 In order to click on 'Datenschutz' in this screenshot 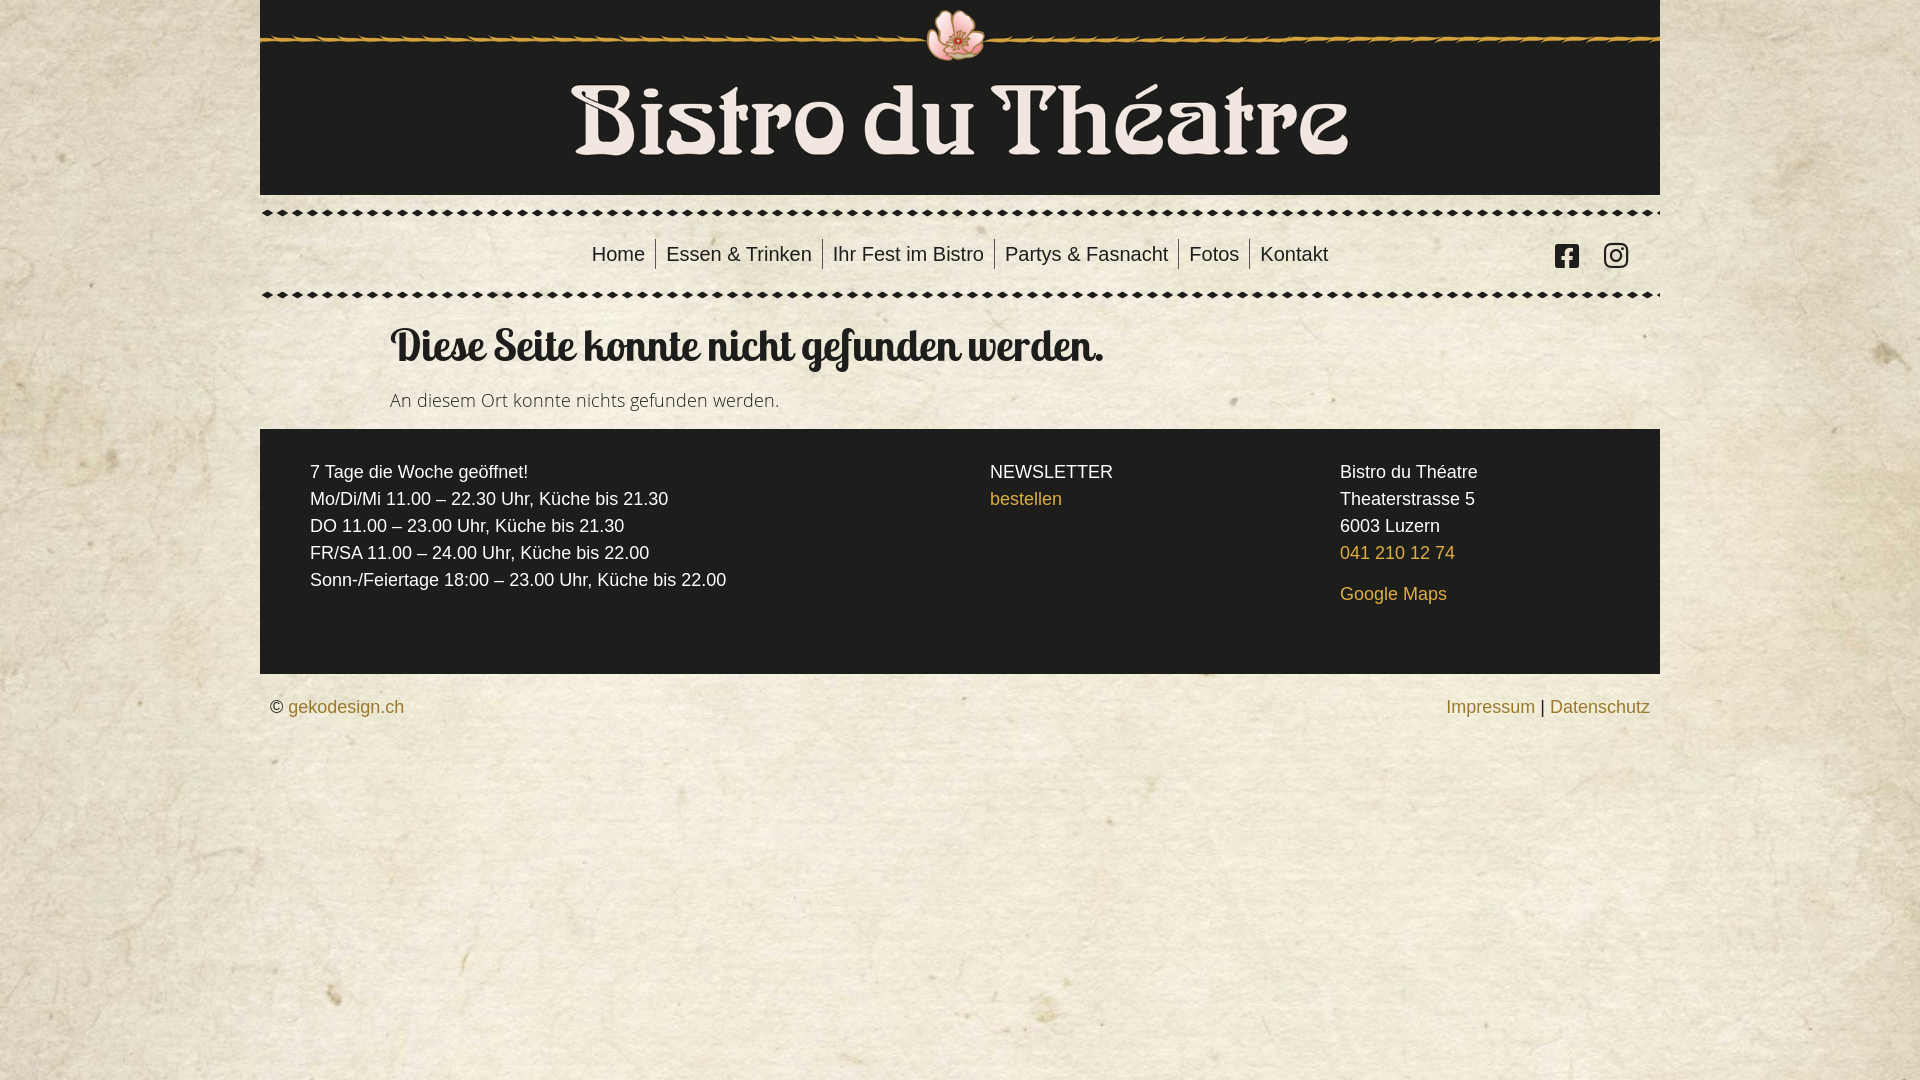, I will do `click(1598, 705)`.